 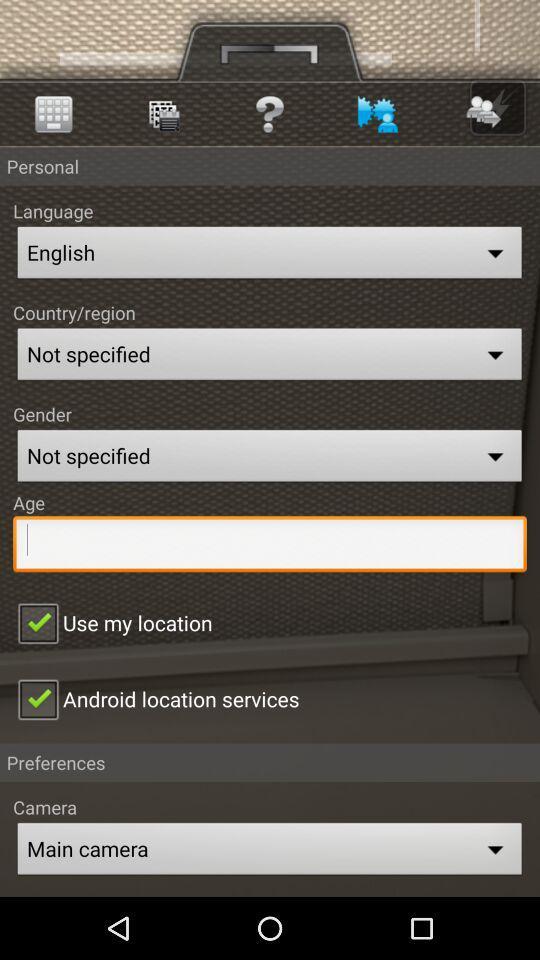 What do you see at coordinates (496, 115) in the screenshot?
I see `the arrow_forward icon` at bounding box center [496, 115].